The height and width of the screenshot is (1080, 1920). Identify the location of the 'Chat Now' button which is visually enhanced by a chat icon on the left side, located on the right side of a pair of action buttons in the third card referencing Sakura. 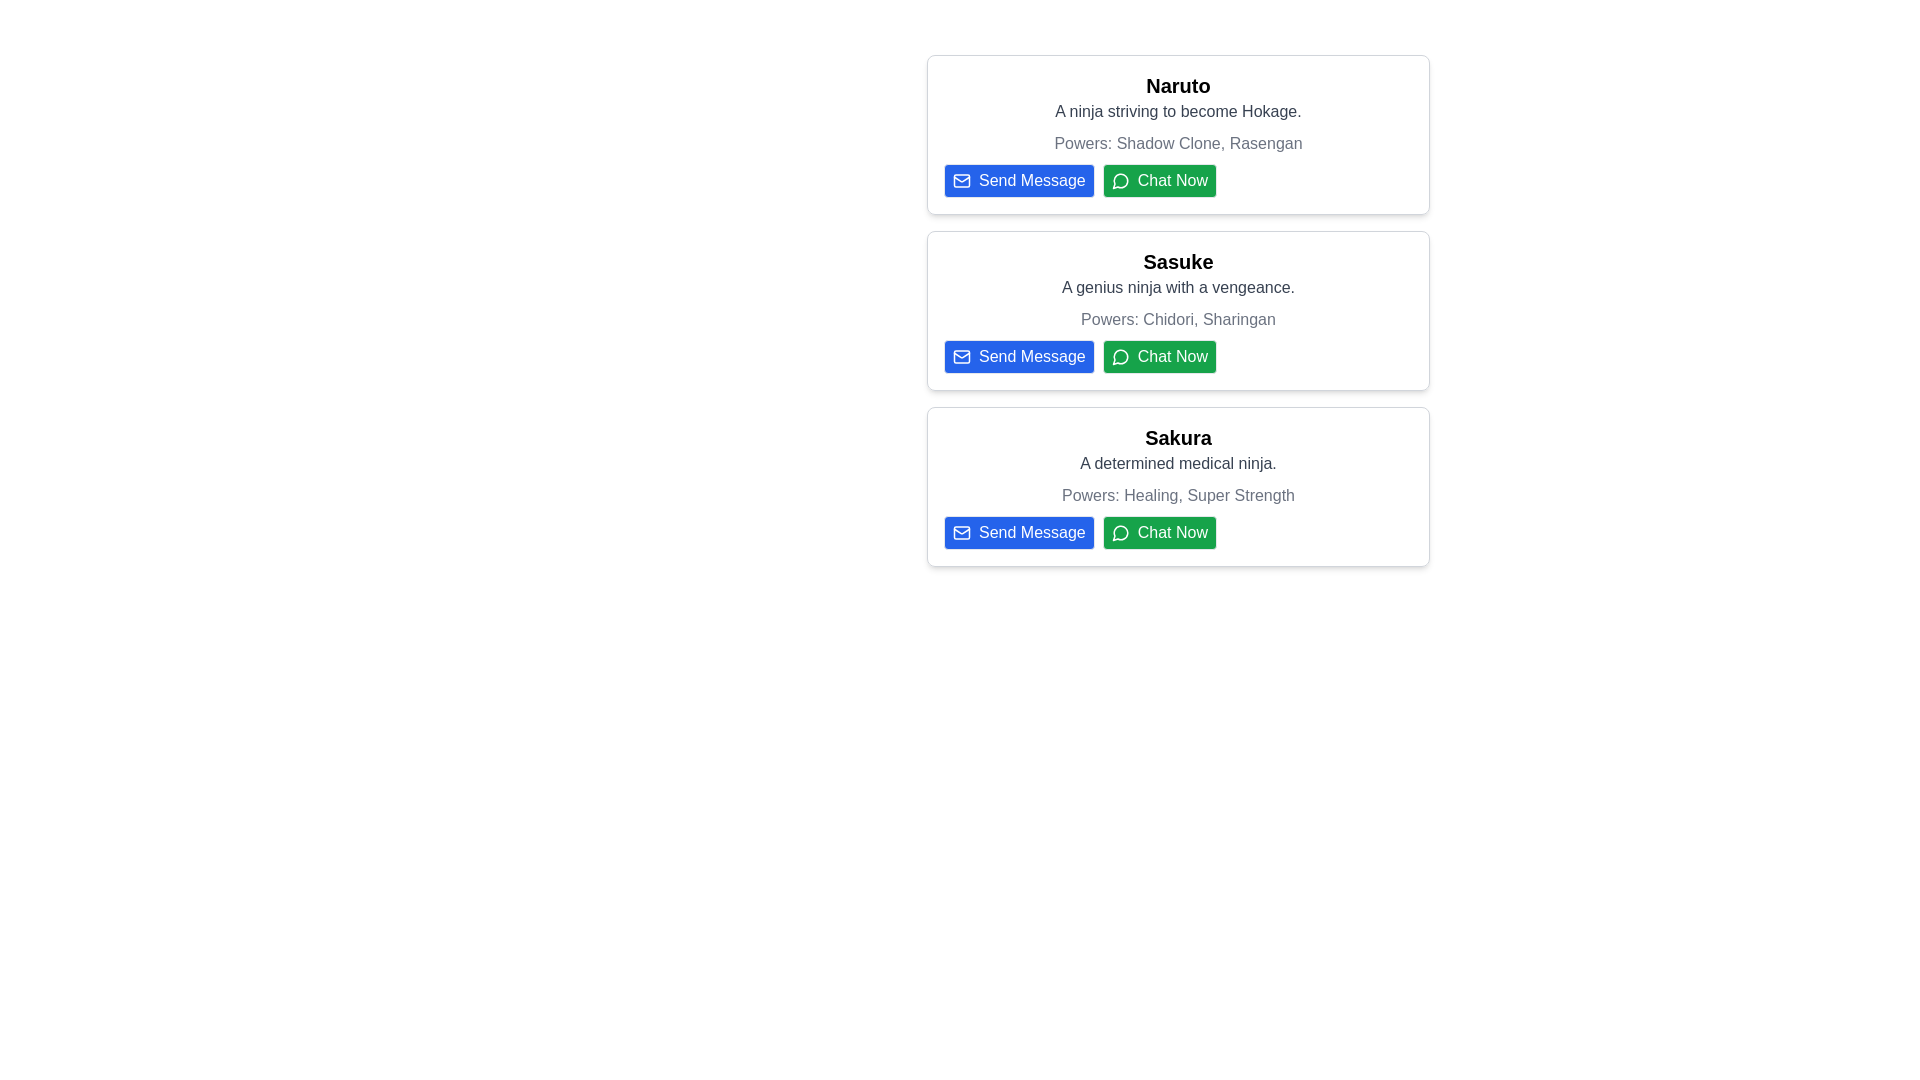
(1120, 531).